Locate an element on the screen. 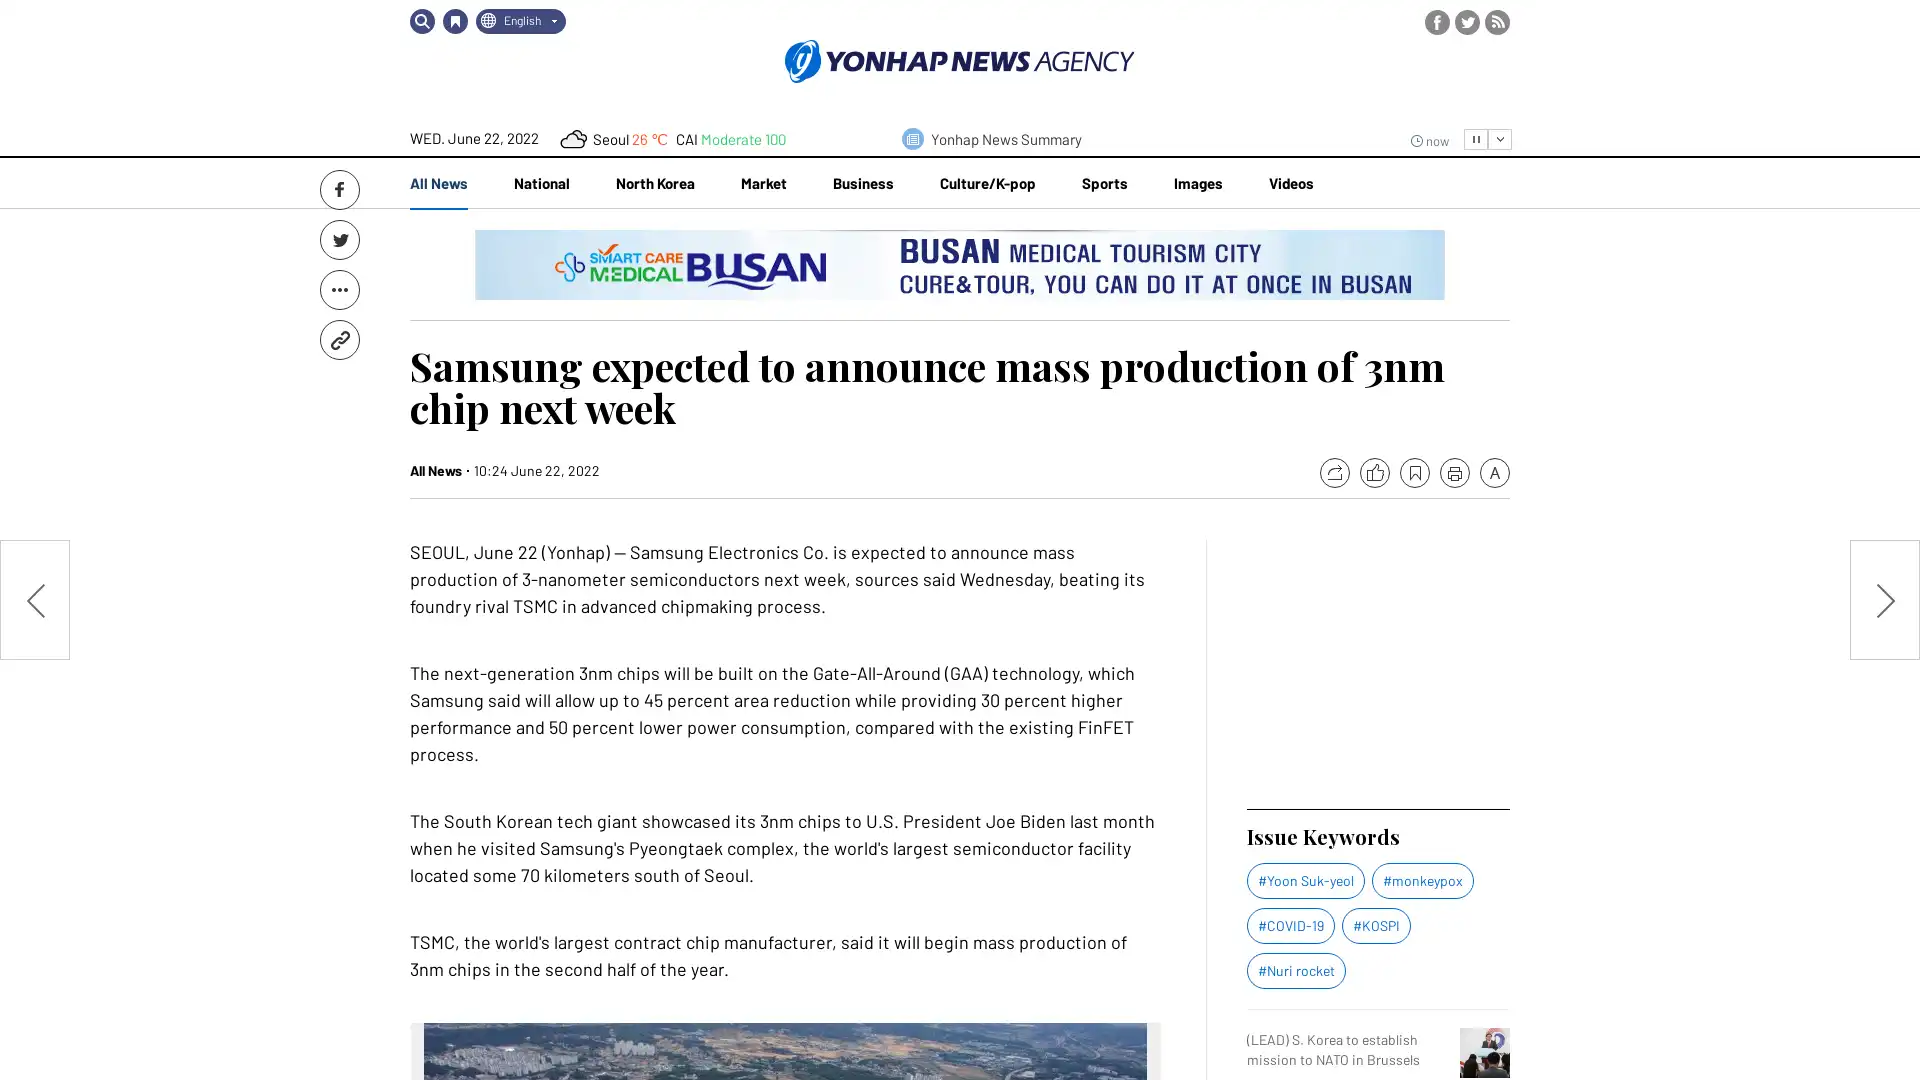 The image size is (1920, 1080). History is located at coordinates (454, 21).